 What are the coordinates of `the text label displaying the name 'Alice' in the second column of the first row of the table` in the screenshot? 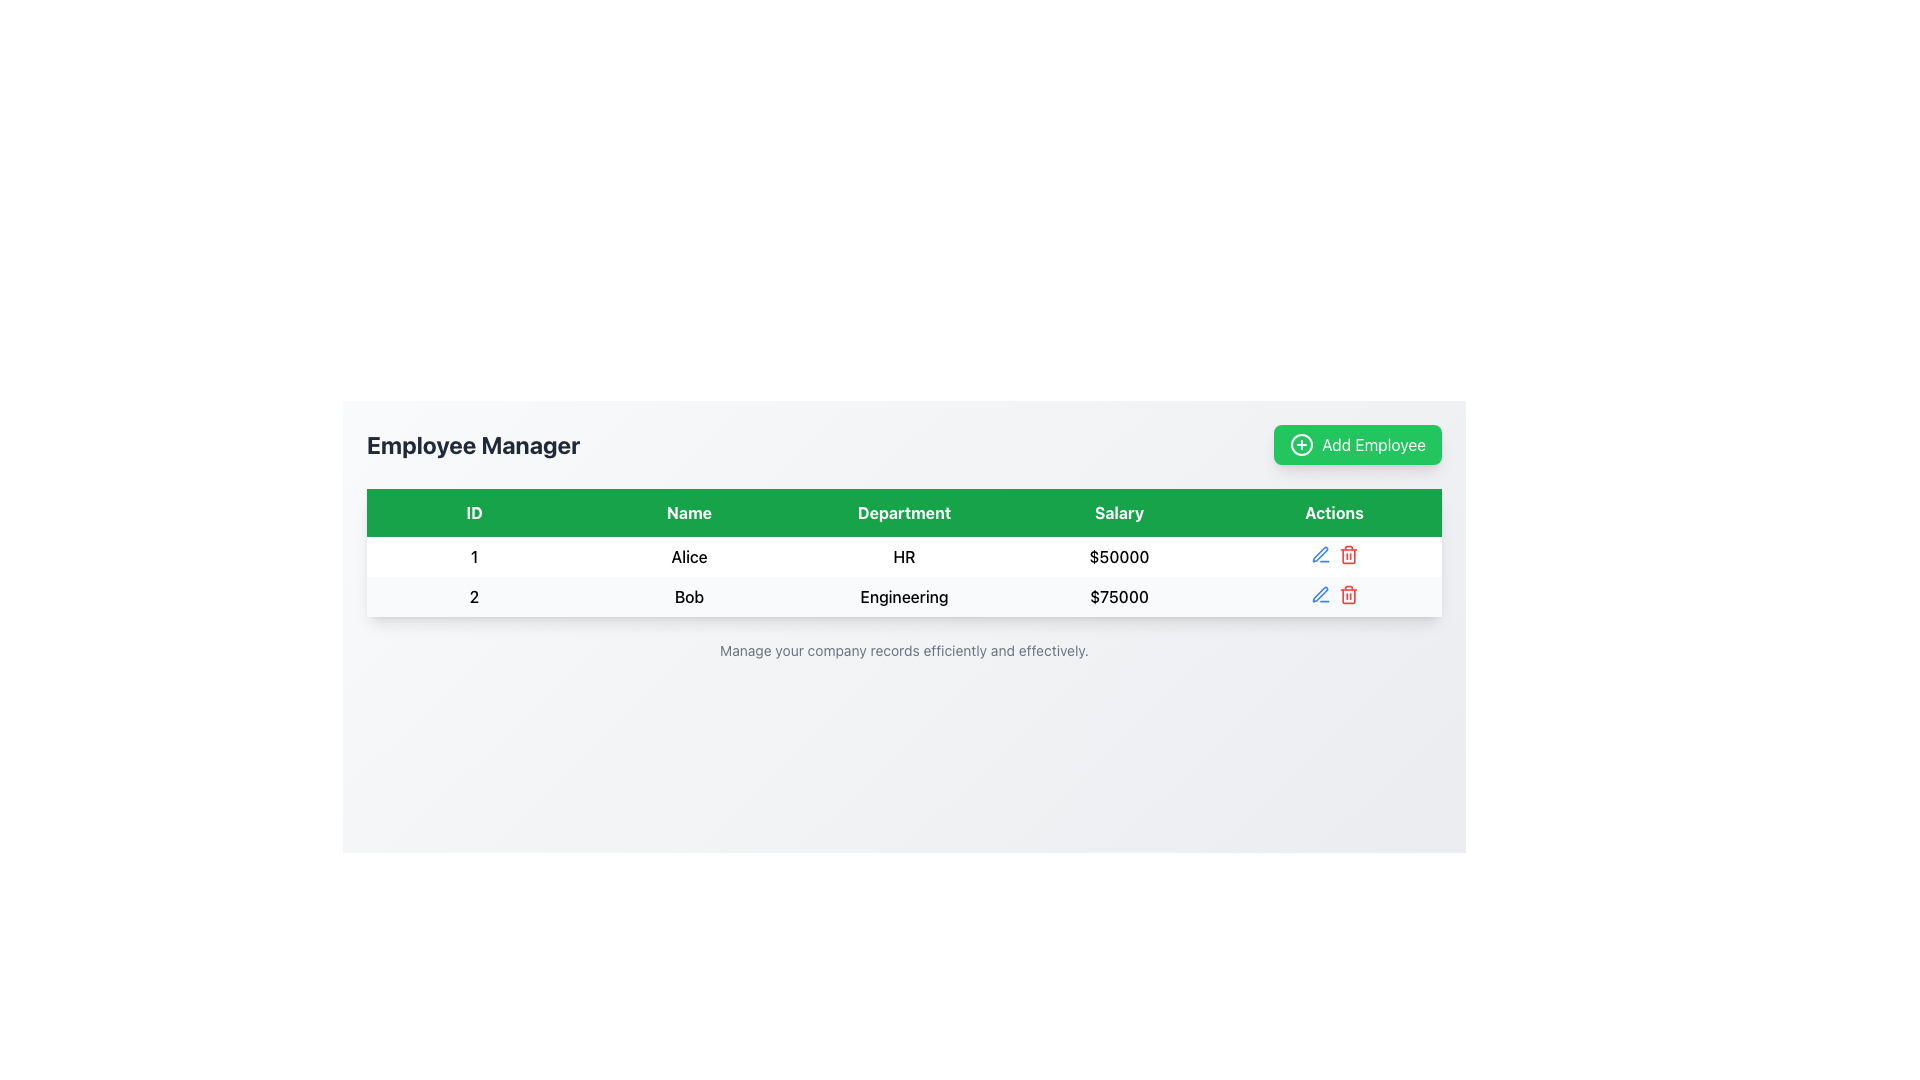 It's located at (689, 556).